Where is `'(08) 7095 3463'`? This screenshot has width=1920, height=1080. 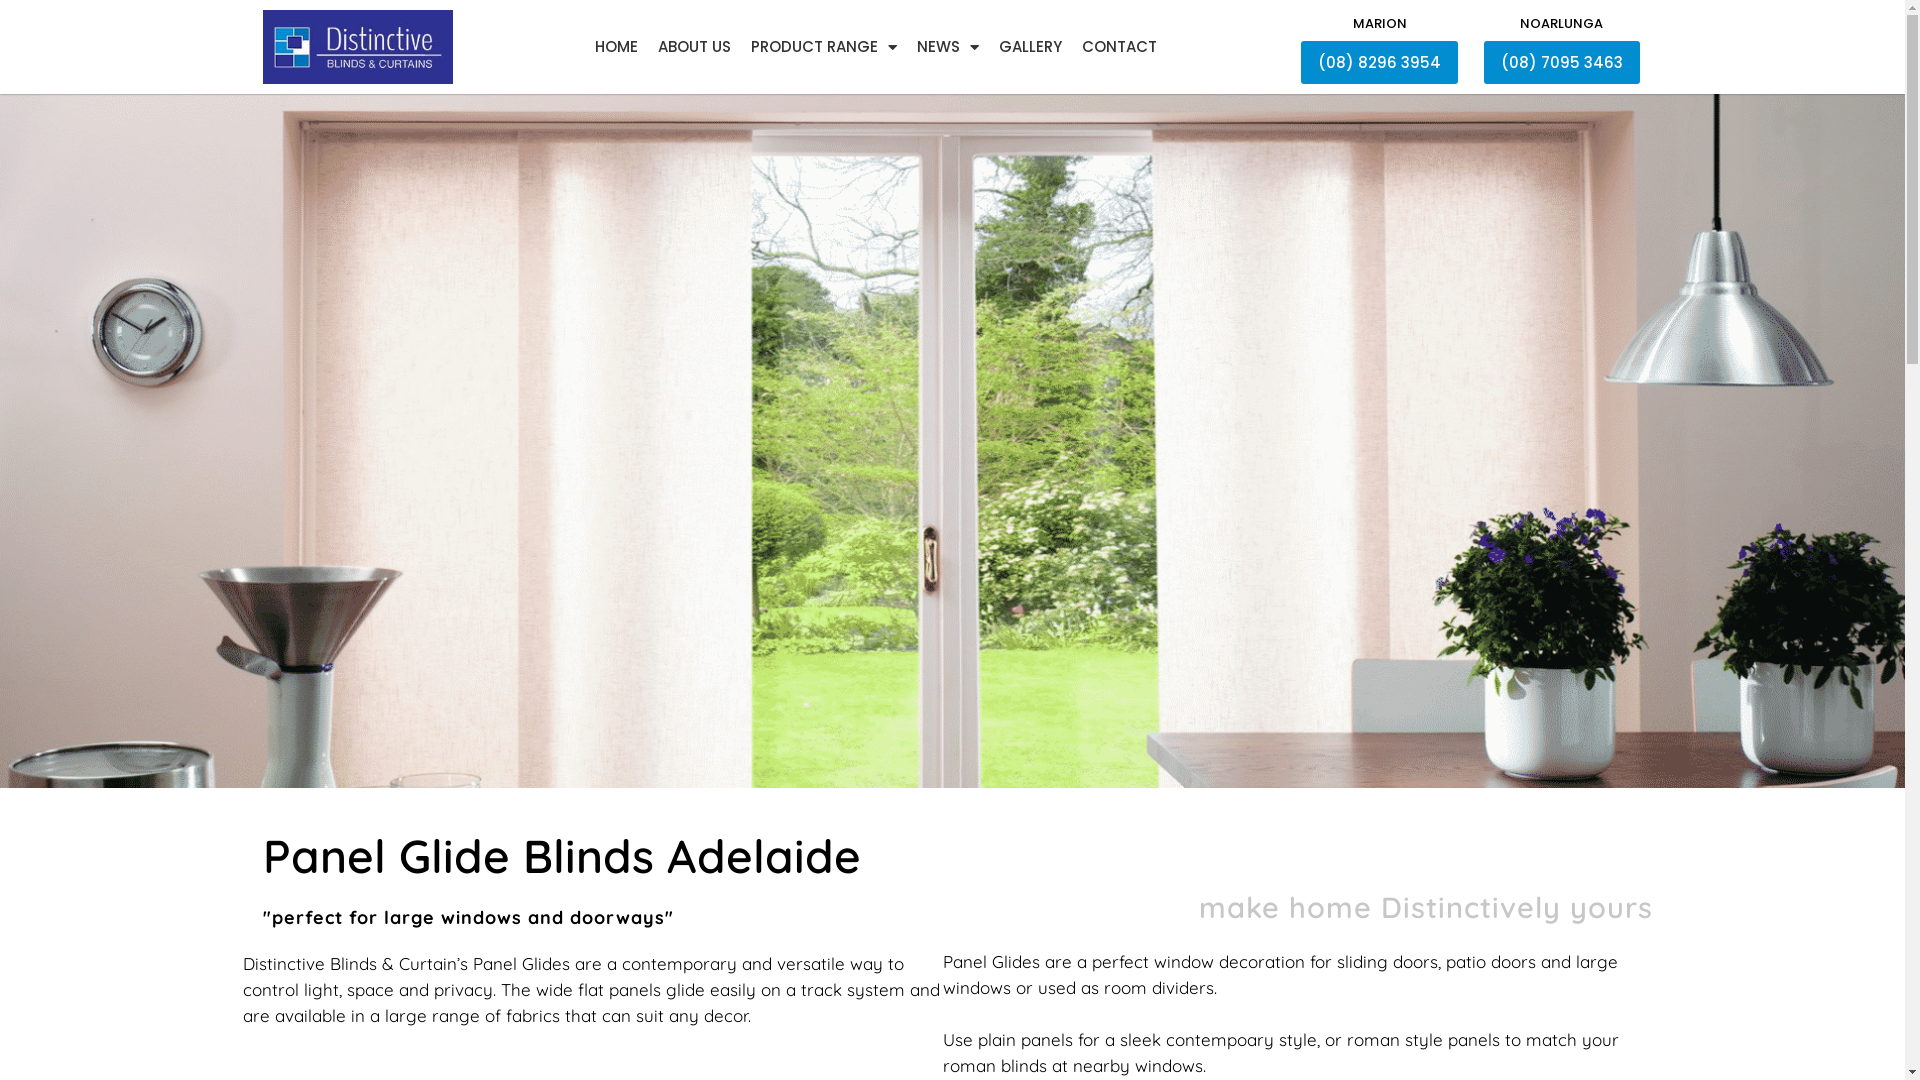 '(08) 7095 3463' is located at coordinates (1560, 61).